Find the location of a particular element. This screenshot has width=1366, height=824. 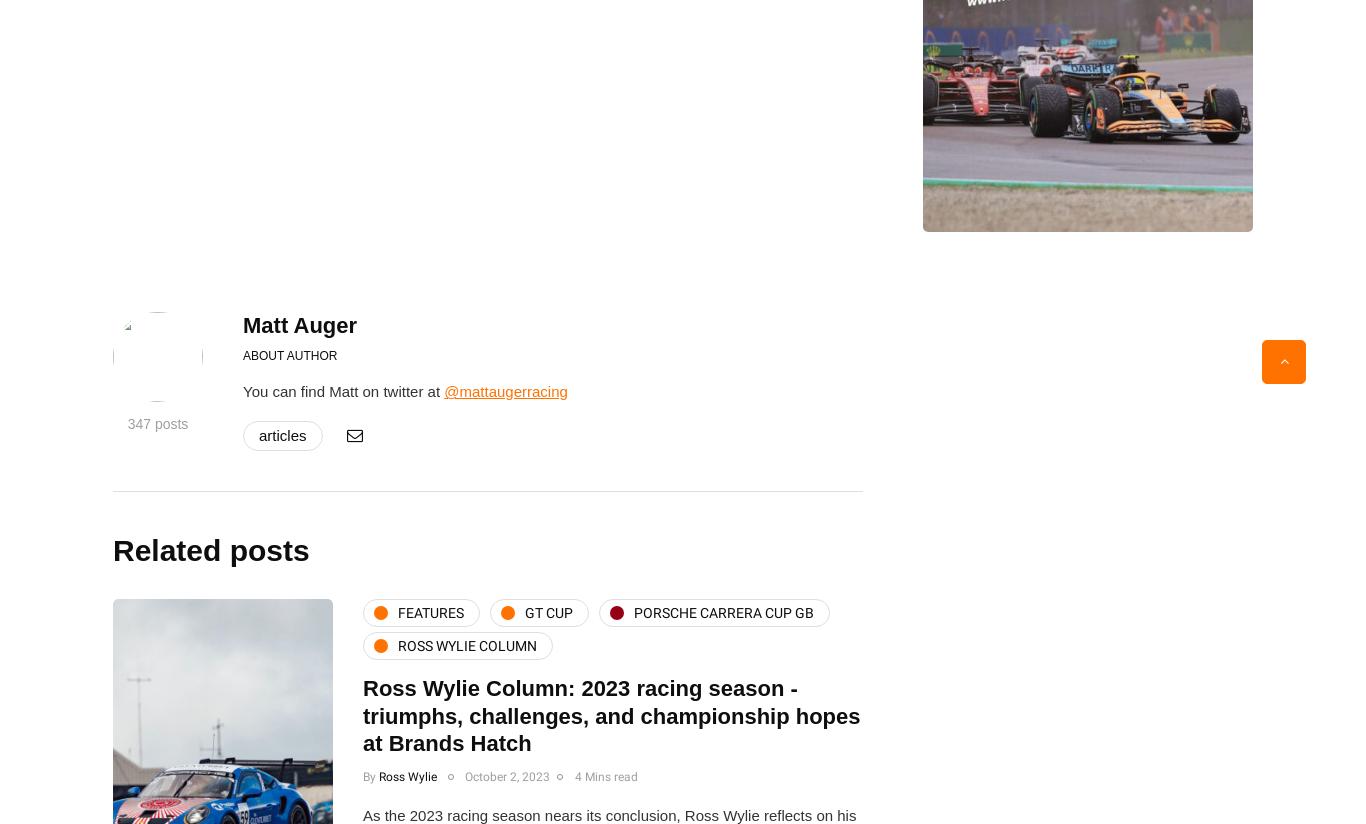

'Ross Wylie Column' is located at coordinates (397, 644).